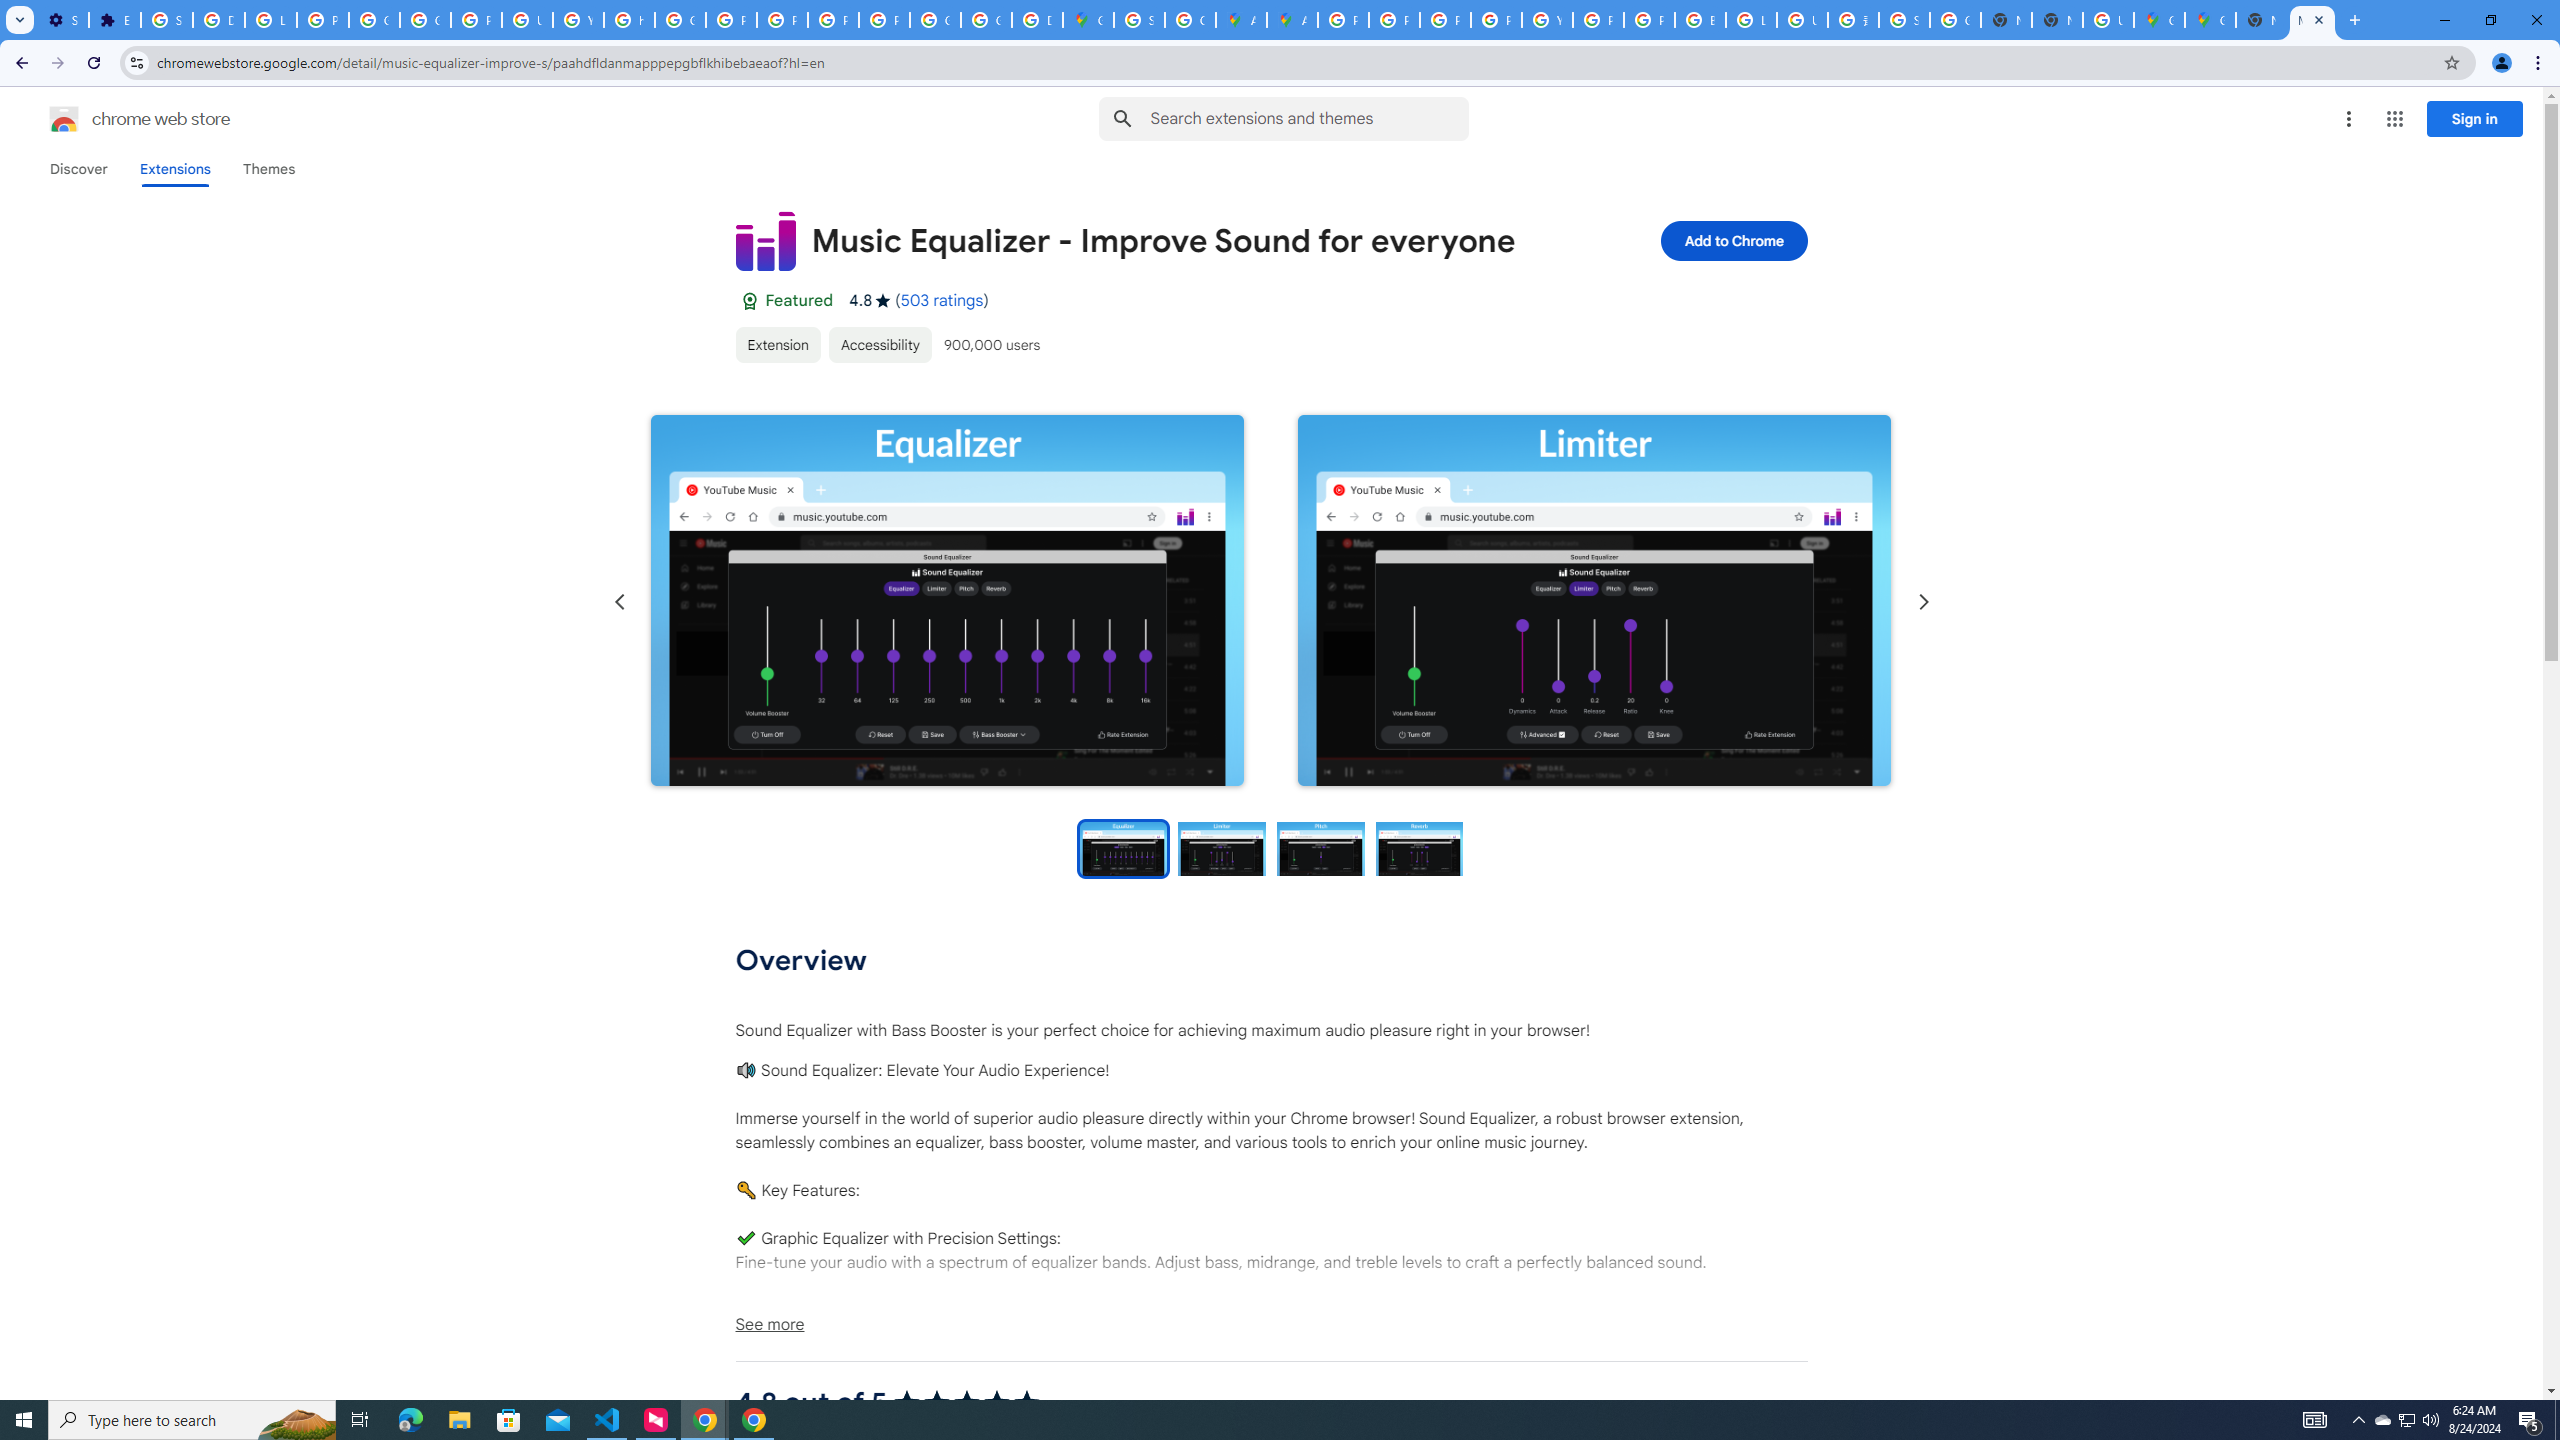 This screenshot has width=2560, height=1440. Describe the element at coordinates (270, 19) in the screenshot. I see `'Learn how to find your photos - Google Photos Help'` at that location.